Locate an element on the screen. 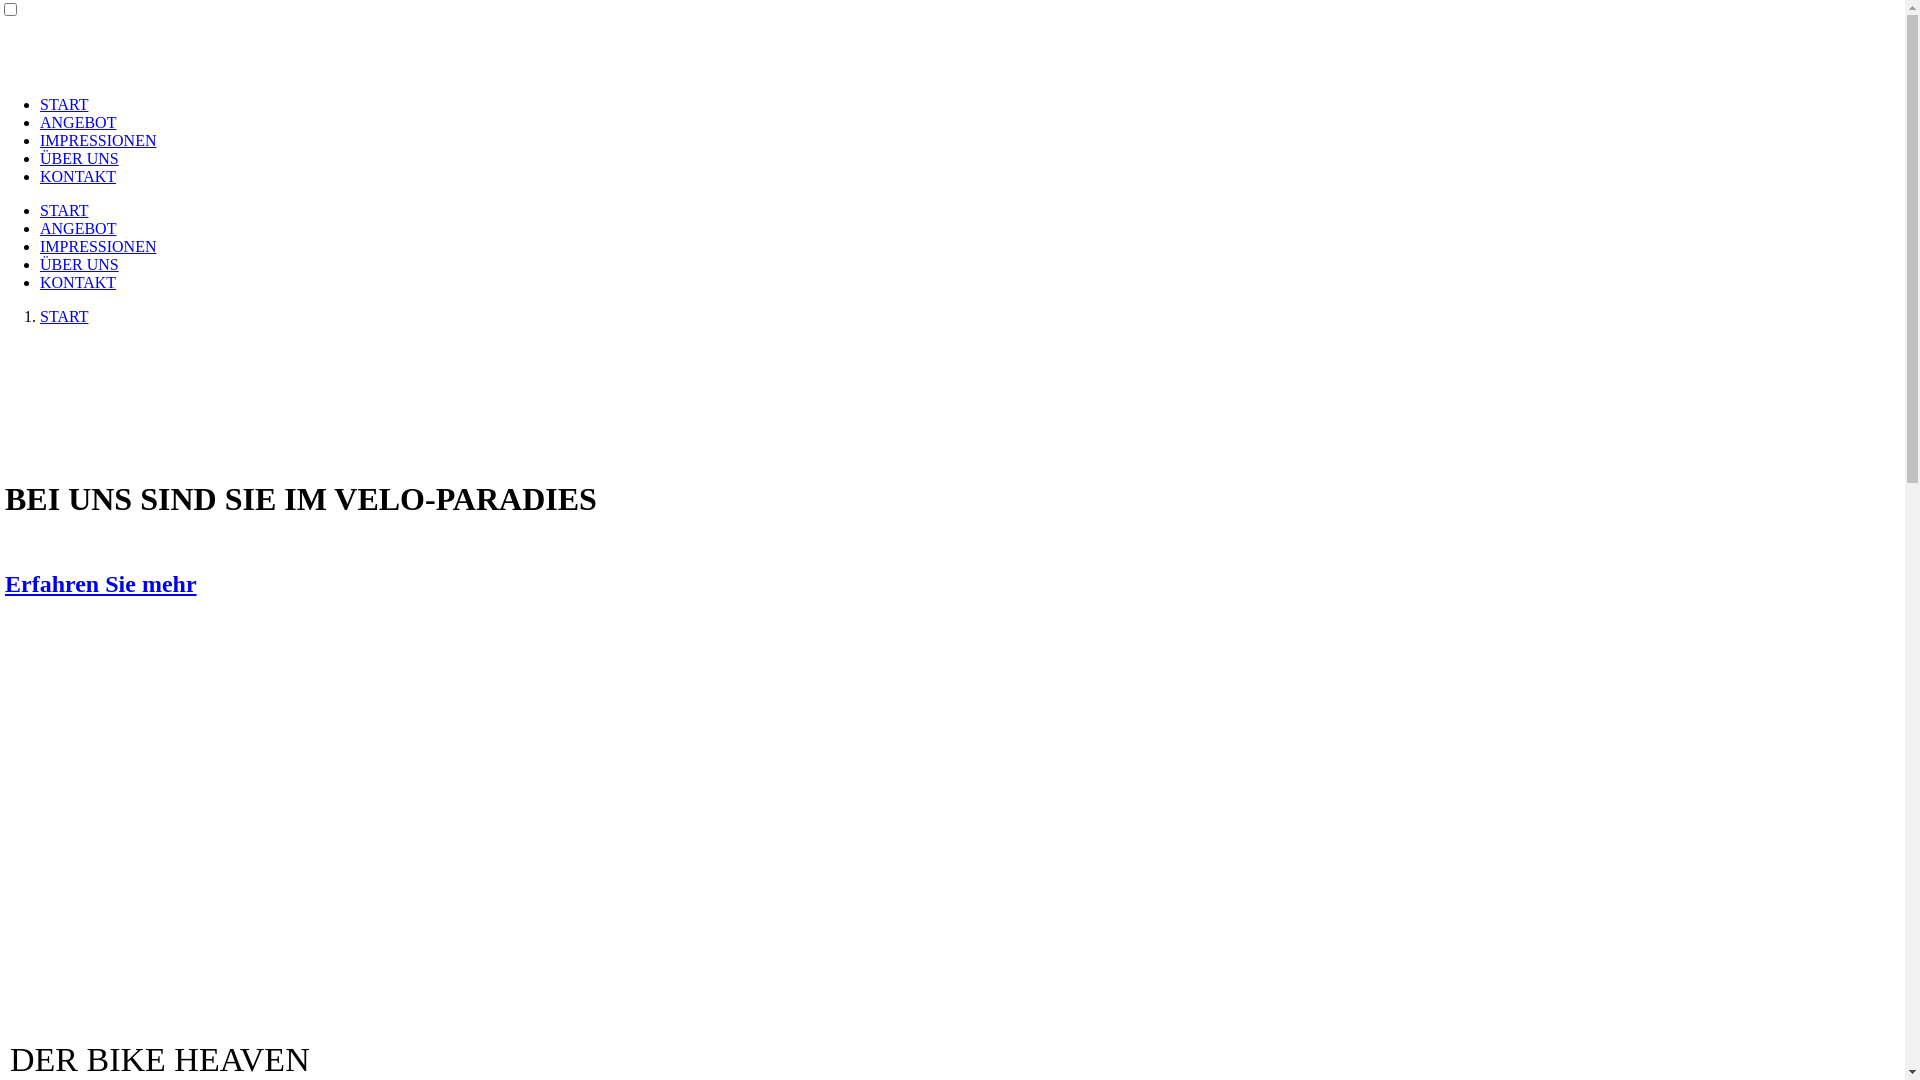 The image size is (1920, 1080). 'START' is located at coordinates (63, 104).